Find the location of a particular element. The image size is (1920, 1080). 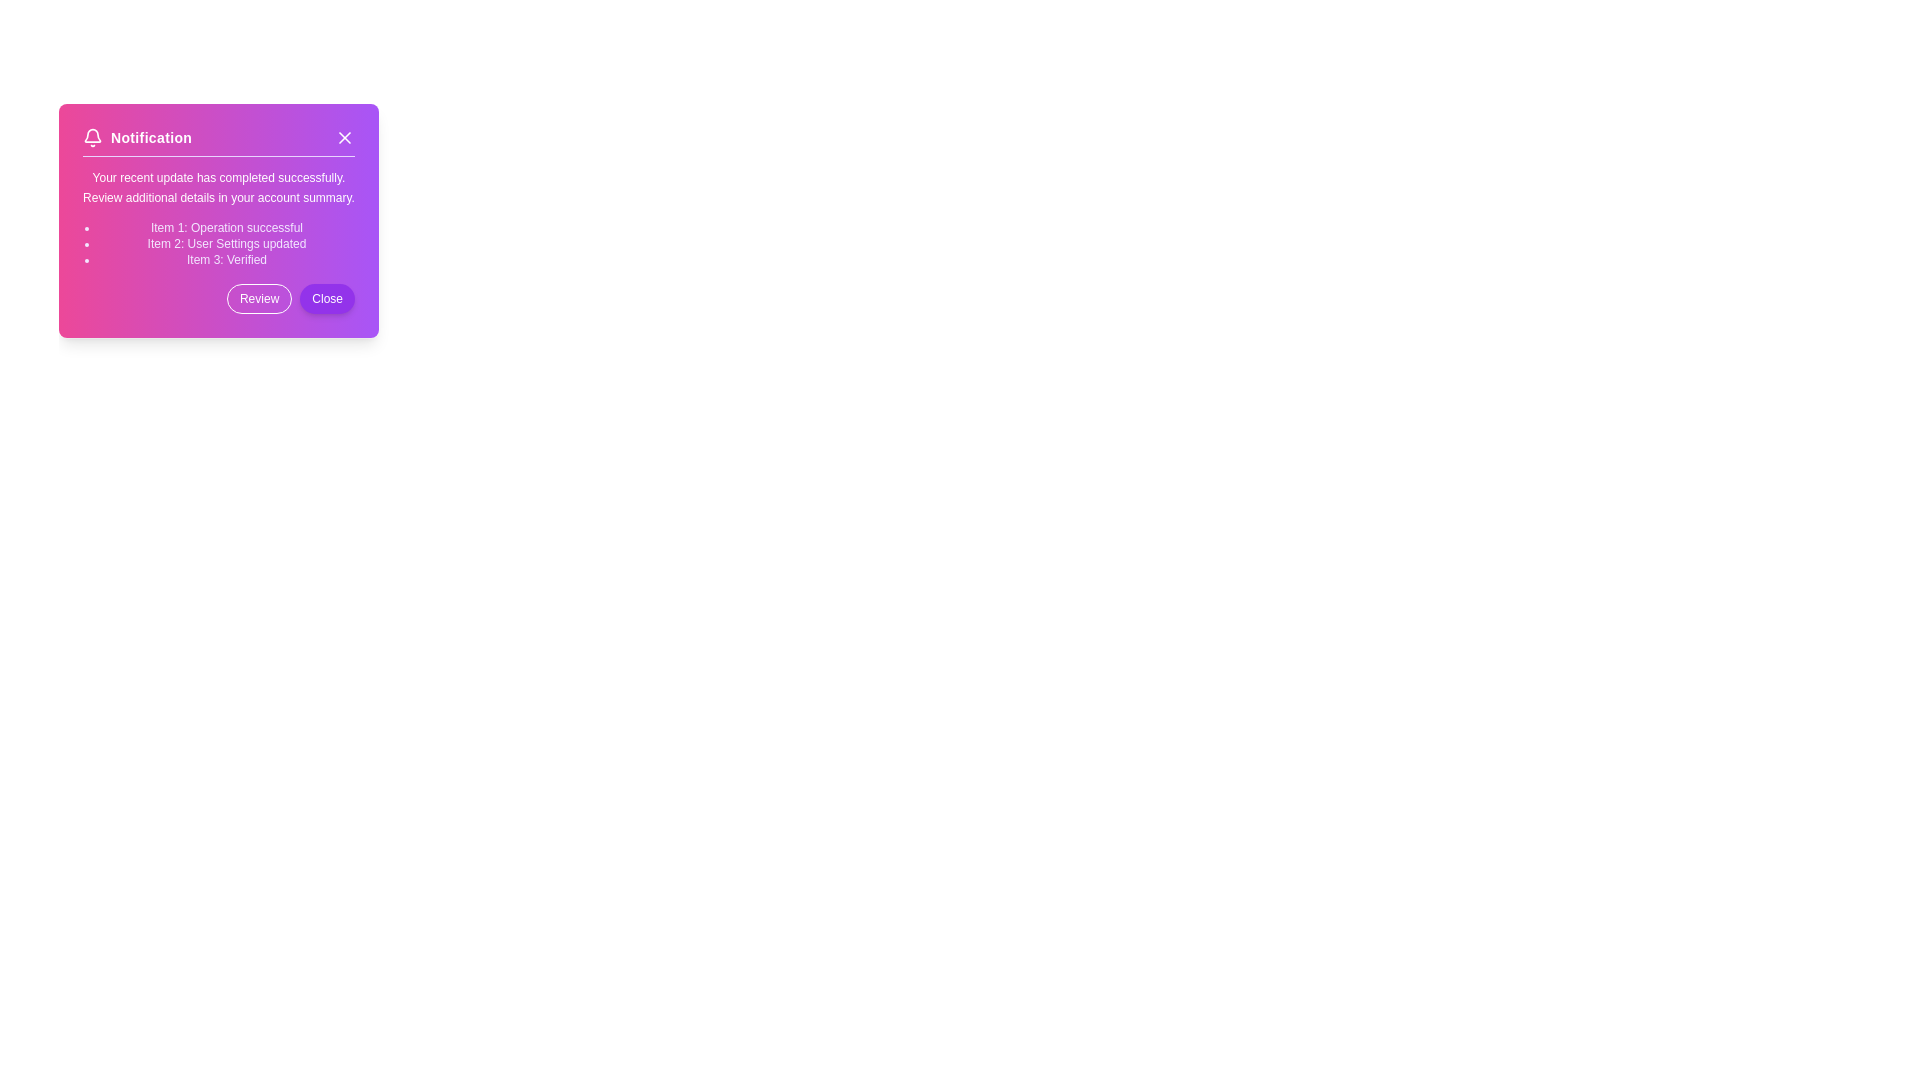

text label displaying the word 'Notification' in bold font, located in the top-left section of the notification card layout, next to the bell icon is located at coordinates (150, 137).